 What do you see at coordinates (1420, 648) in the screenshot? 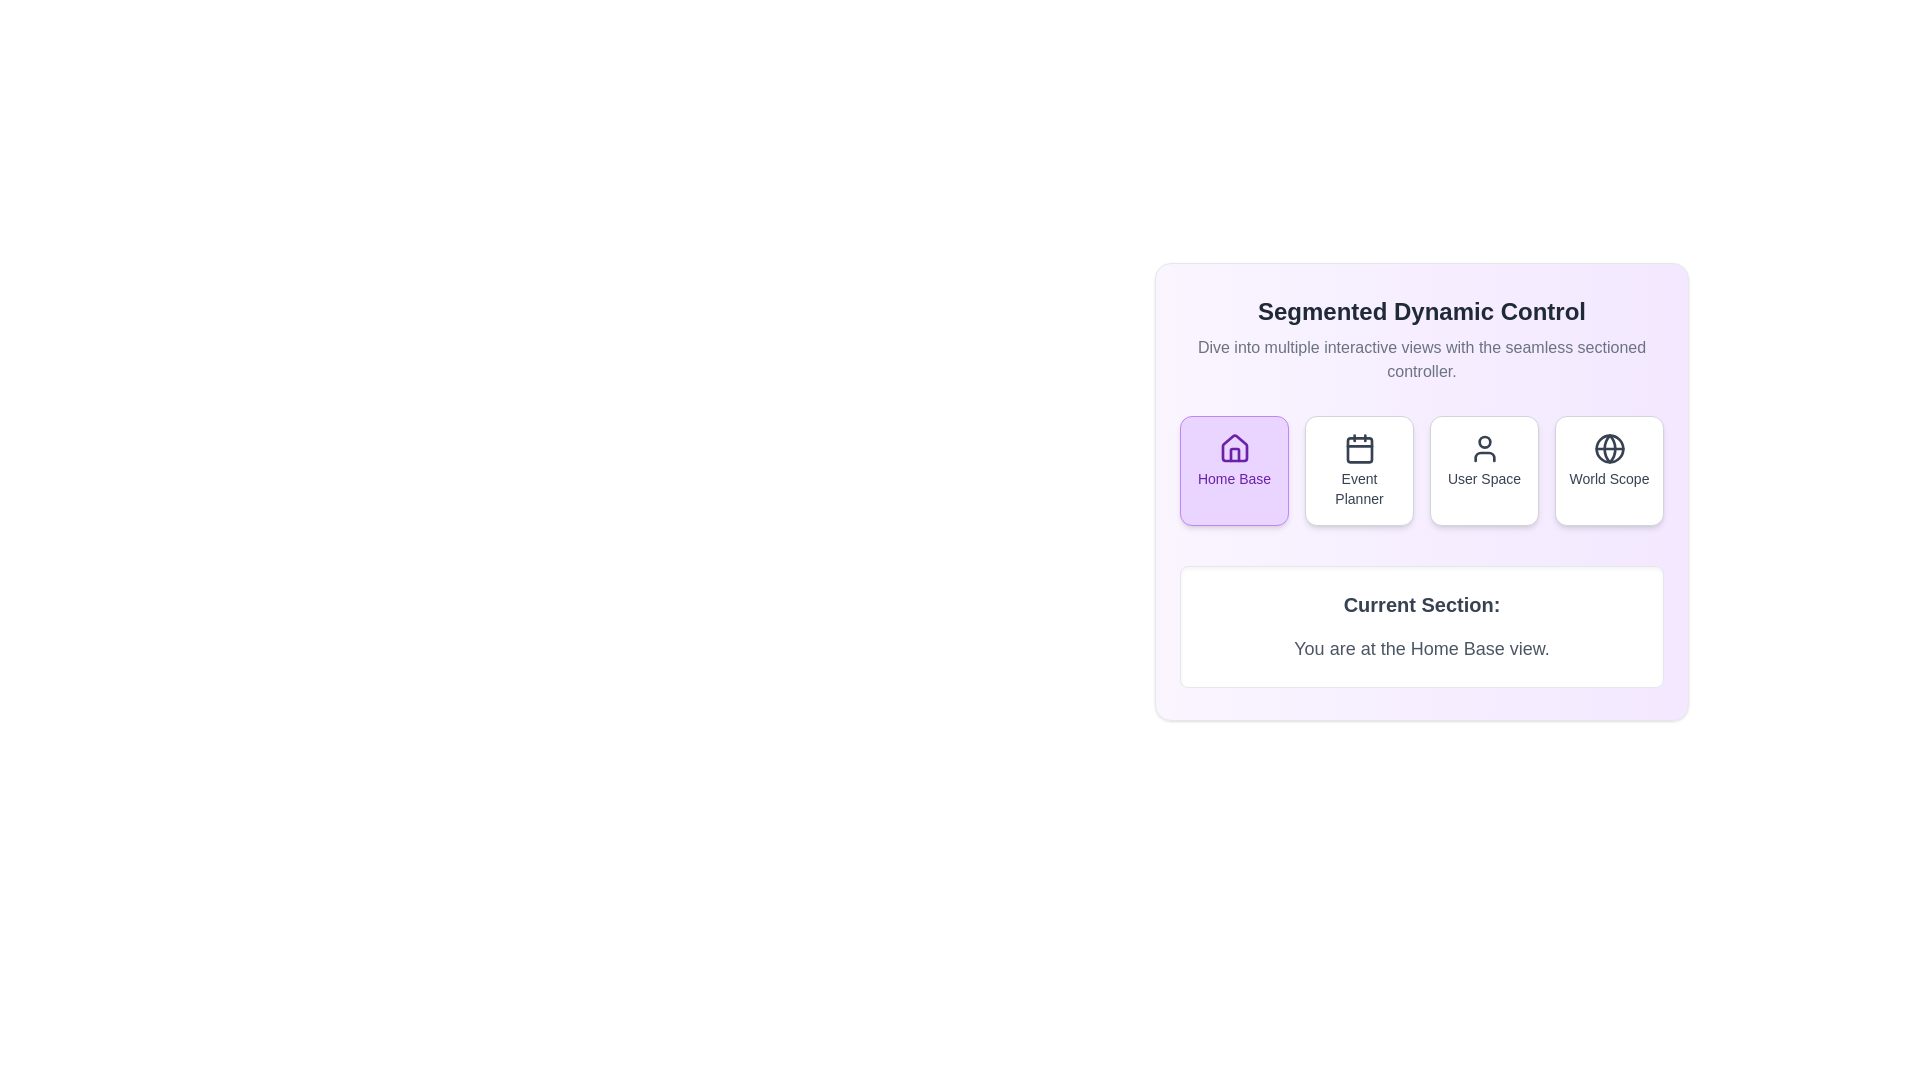
I see `the text display that reads 'You are at the Home Base view.' which is styled with a gray font and located below the heading 'Current Section:'` at bounding box center [1420, 648].